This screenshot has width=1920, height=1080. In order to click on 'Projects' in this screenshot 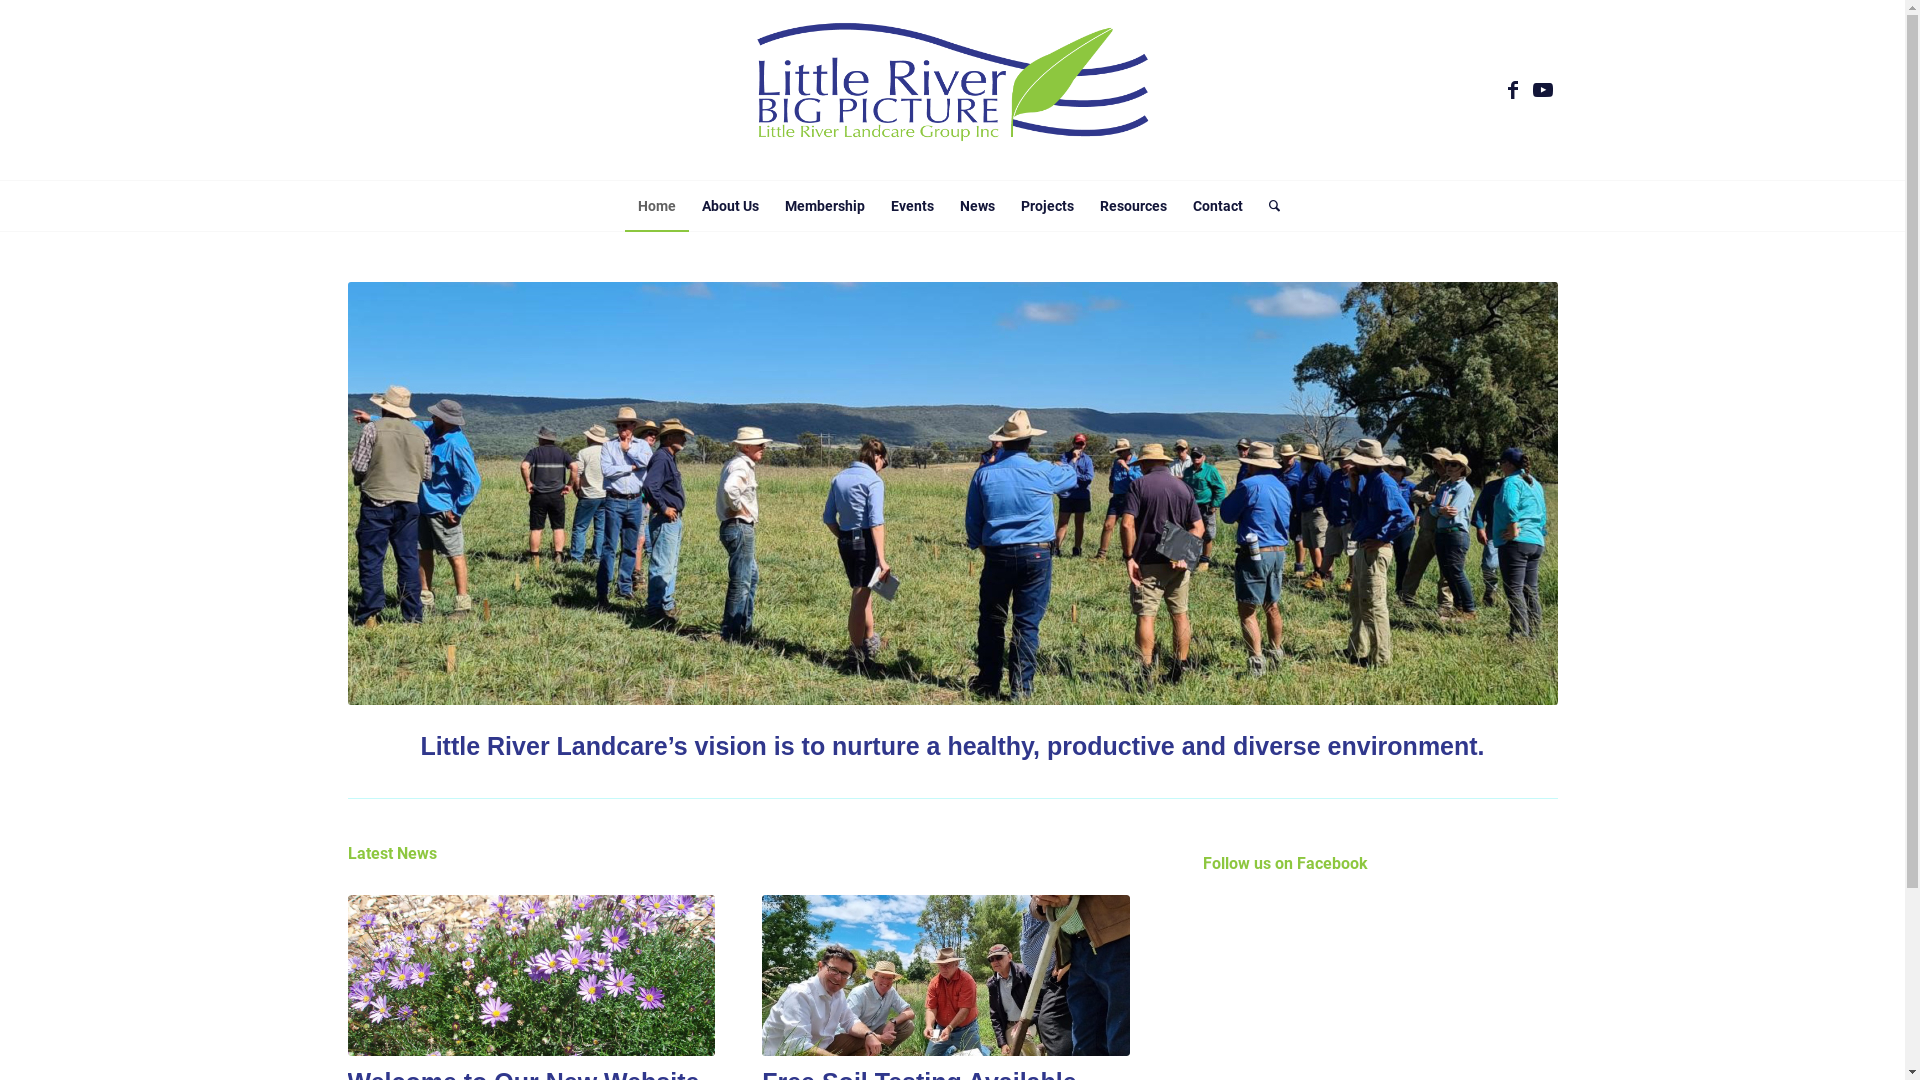, I will do `click(1046, 205)`.